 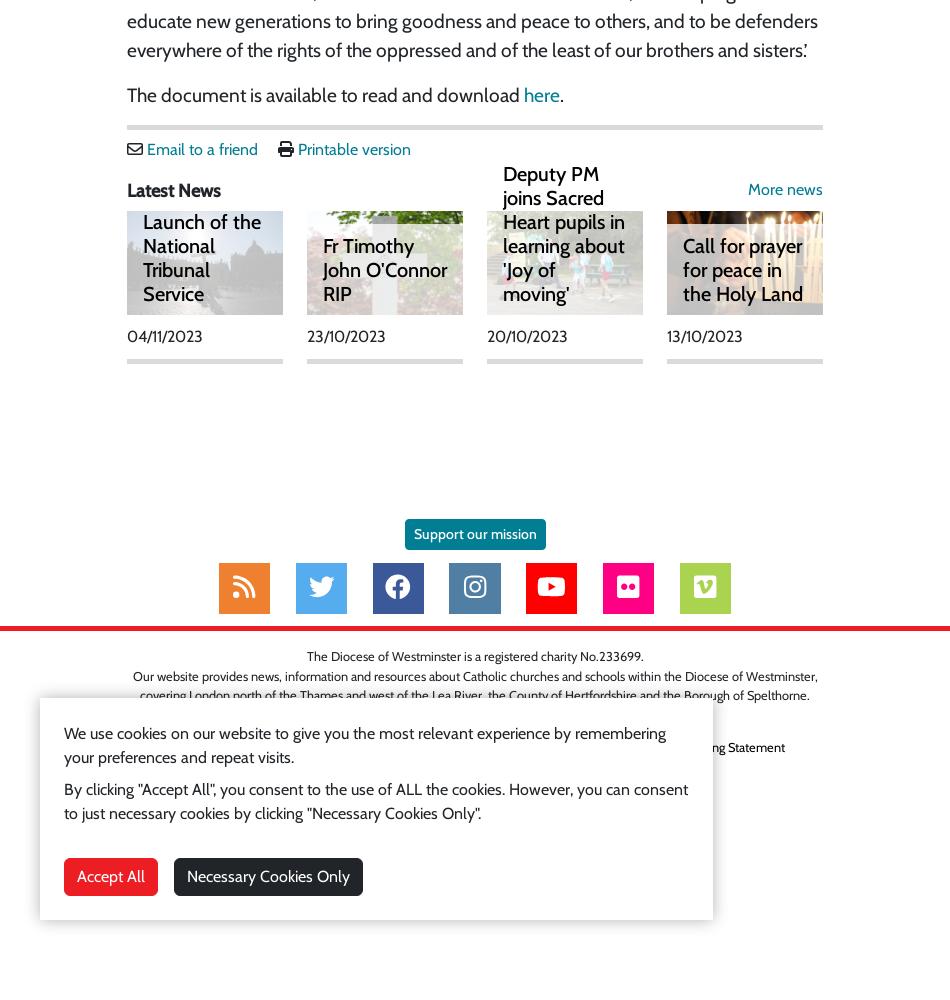 I want to click on 'By clicking "Accept All", you consent to the use of ALL the cookies. However, you can consent to just
                    necessary cookies by clicking "Necessary Cookies Only".', so click(x=64, y=801).